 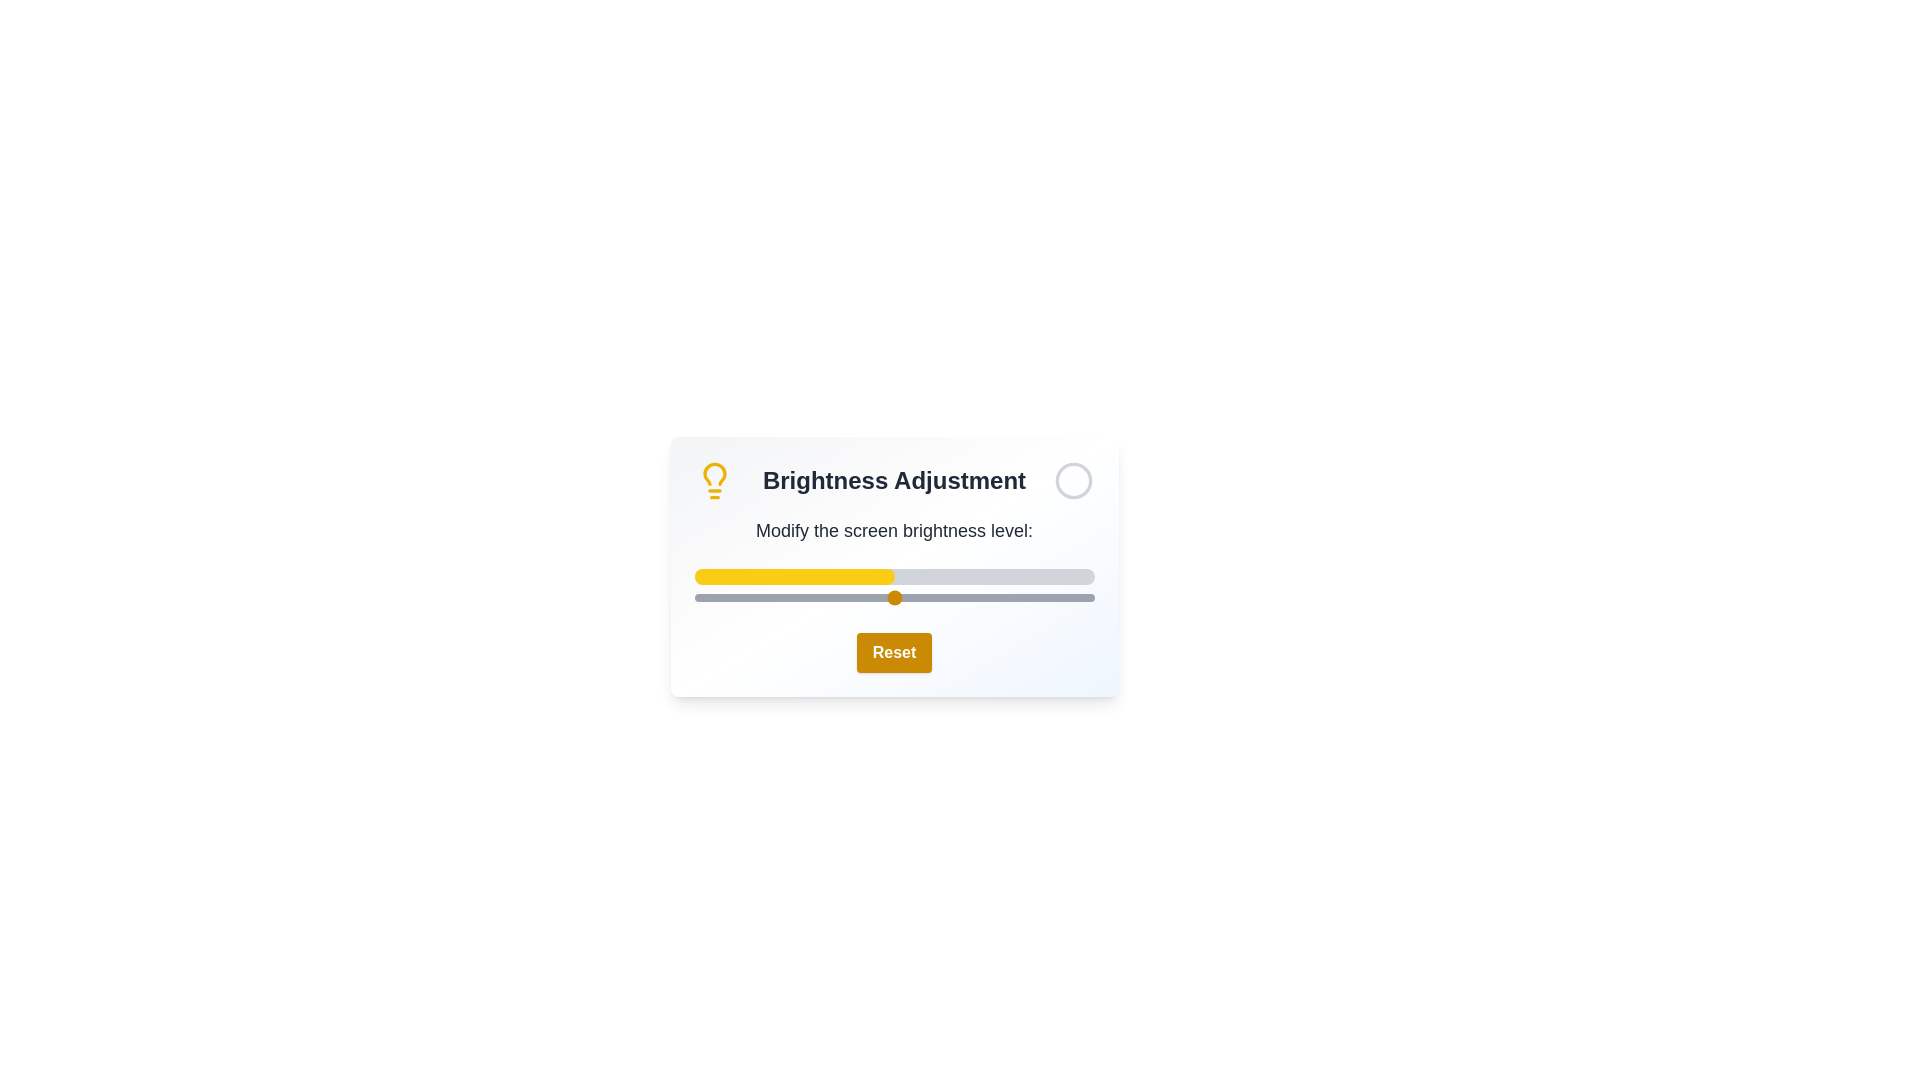 I want to click on the brightness slider to 40%, so click(x=854, y=596).